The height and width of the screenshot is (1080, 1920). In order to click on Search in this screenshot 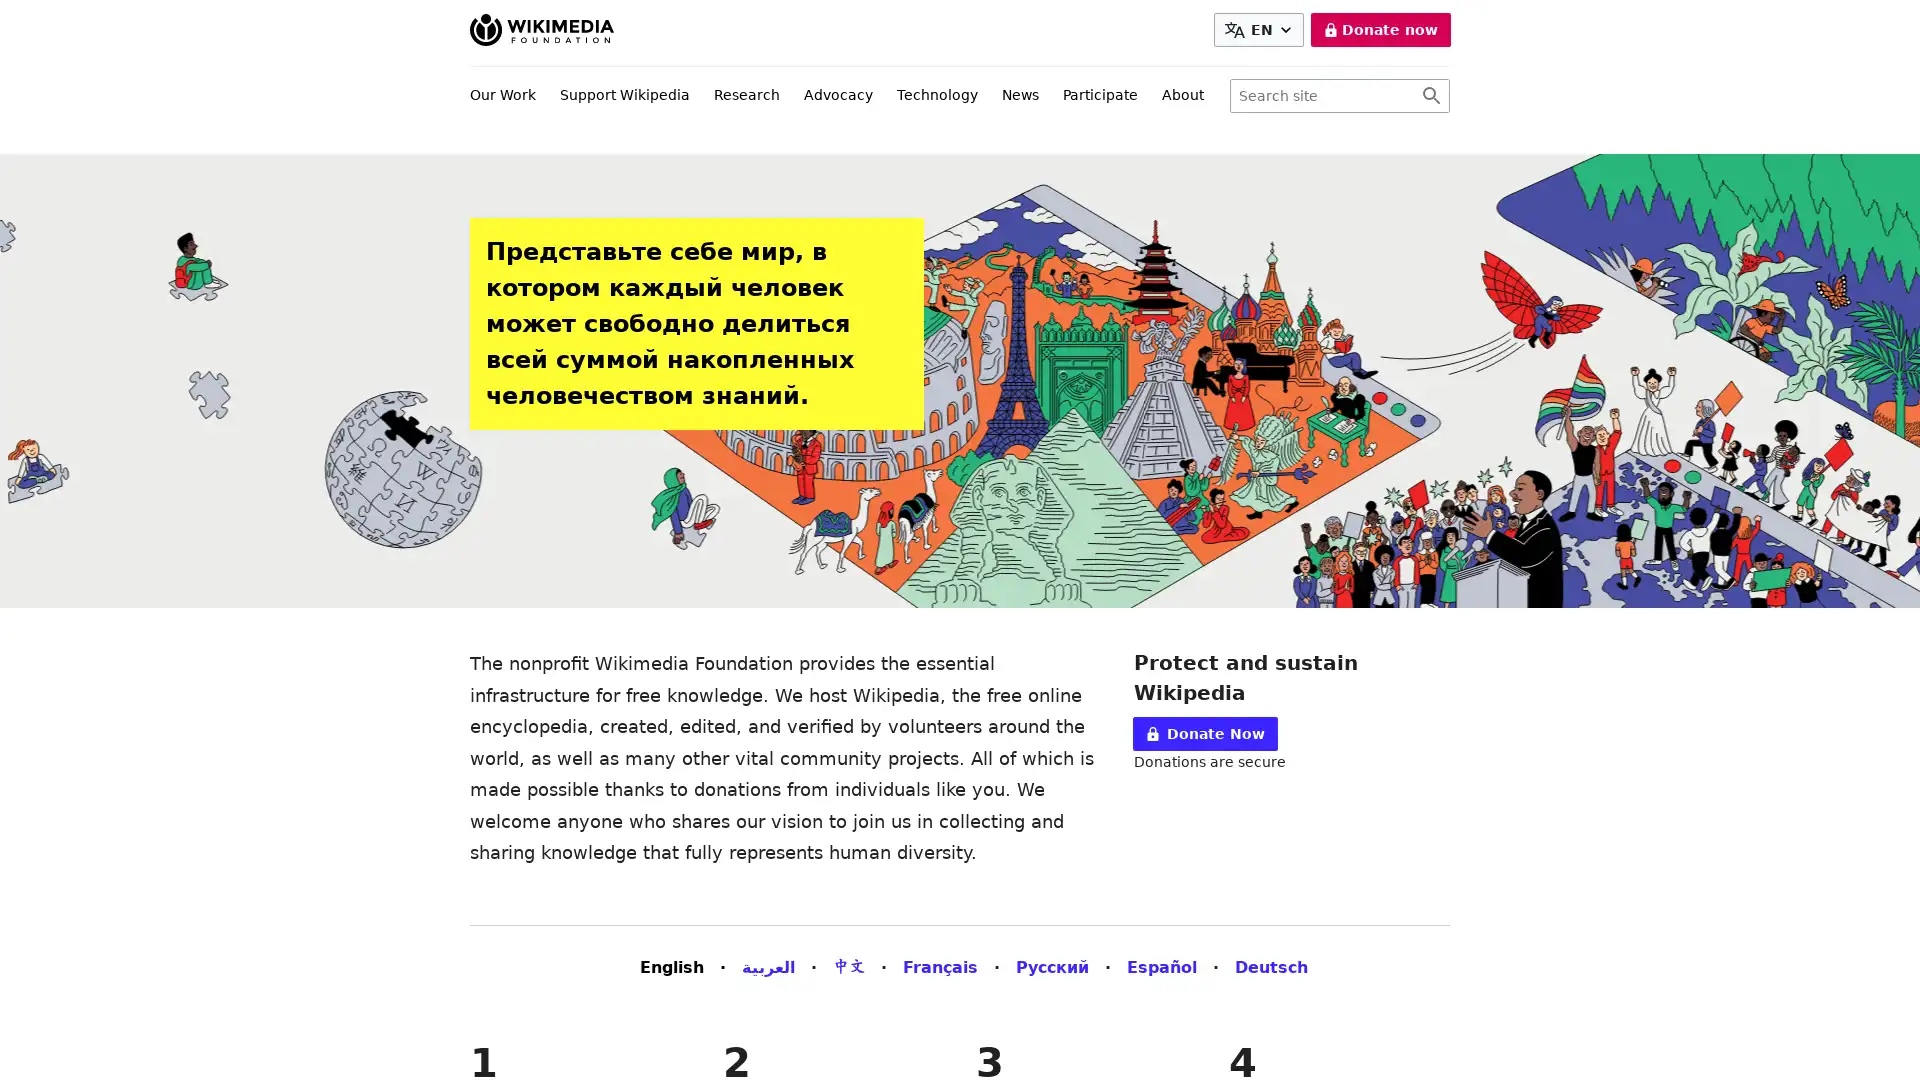, I will do `click(1430, 96)`.